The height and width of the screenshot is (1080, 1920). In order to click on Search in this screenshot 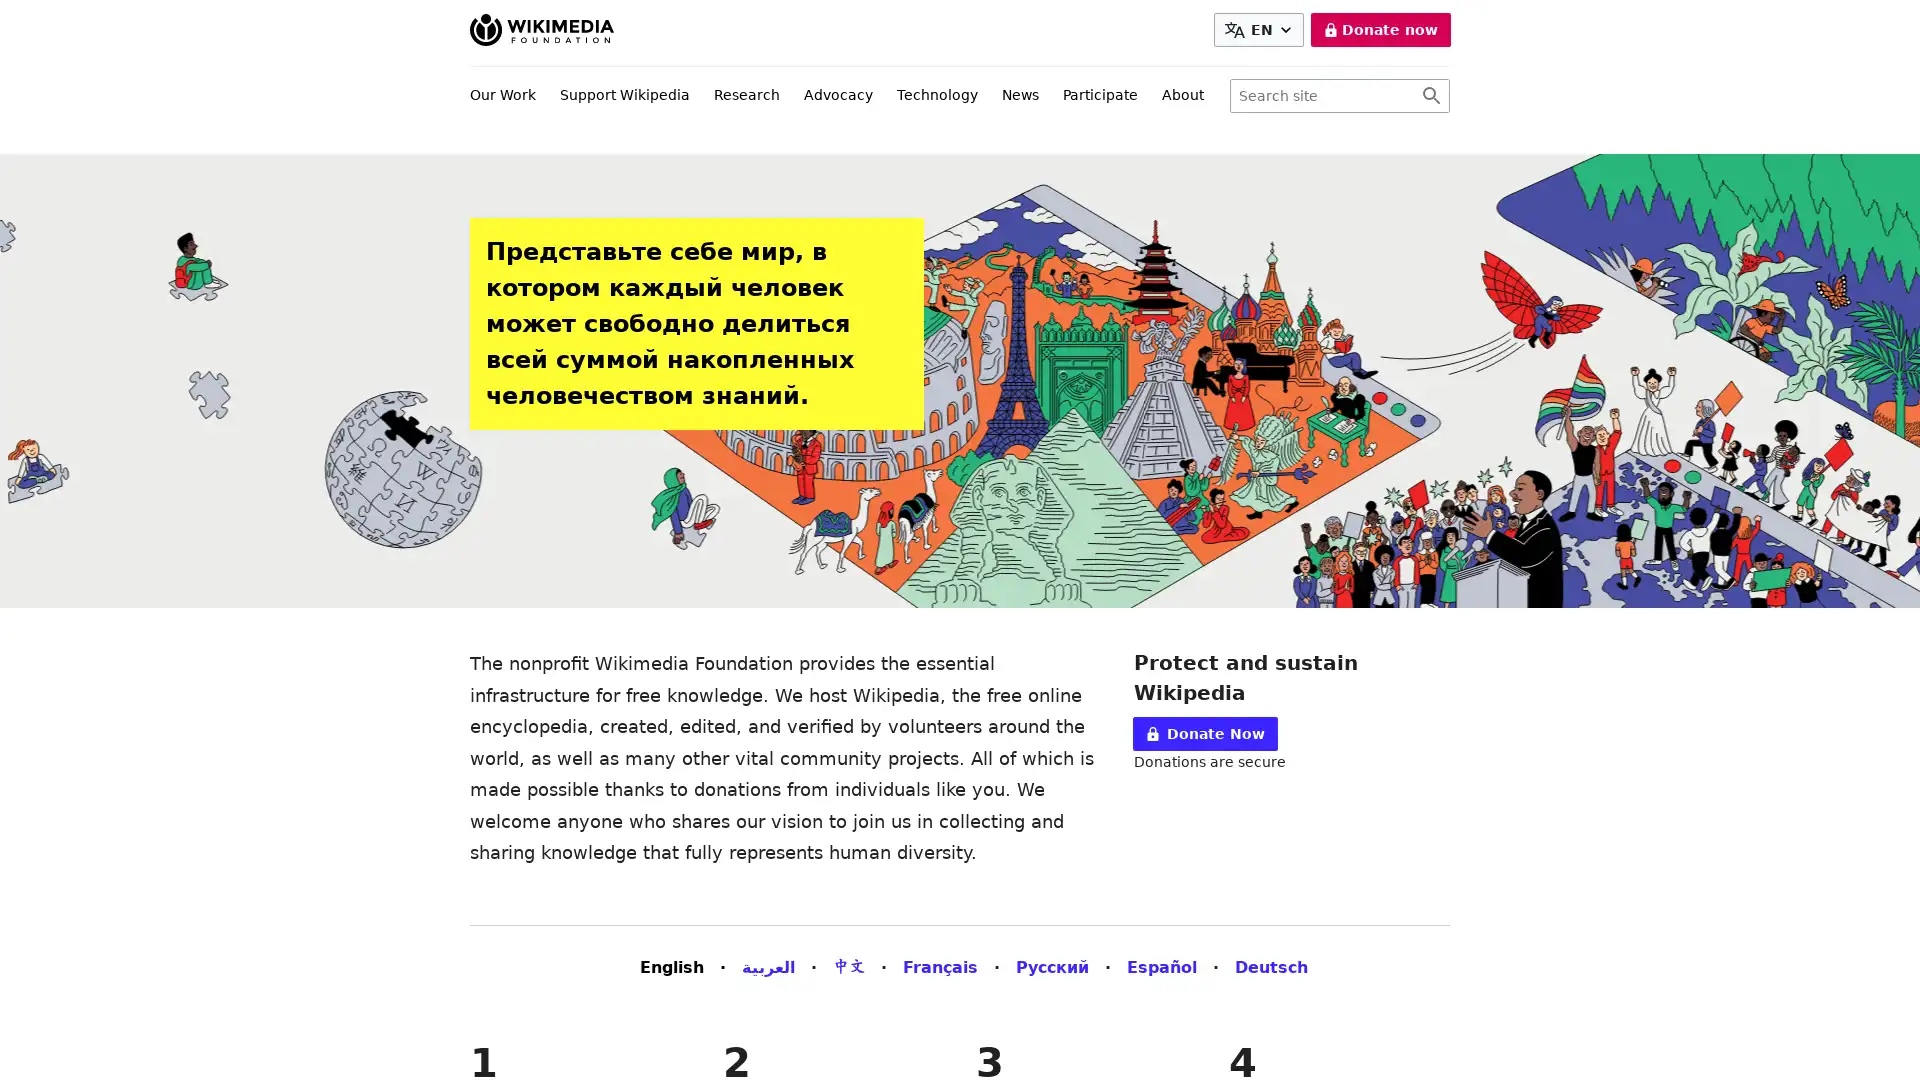, I will do `click(1430, 96)`.